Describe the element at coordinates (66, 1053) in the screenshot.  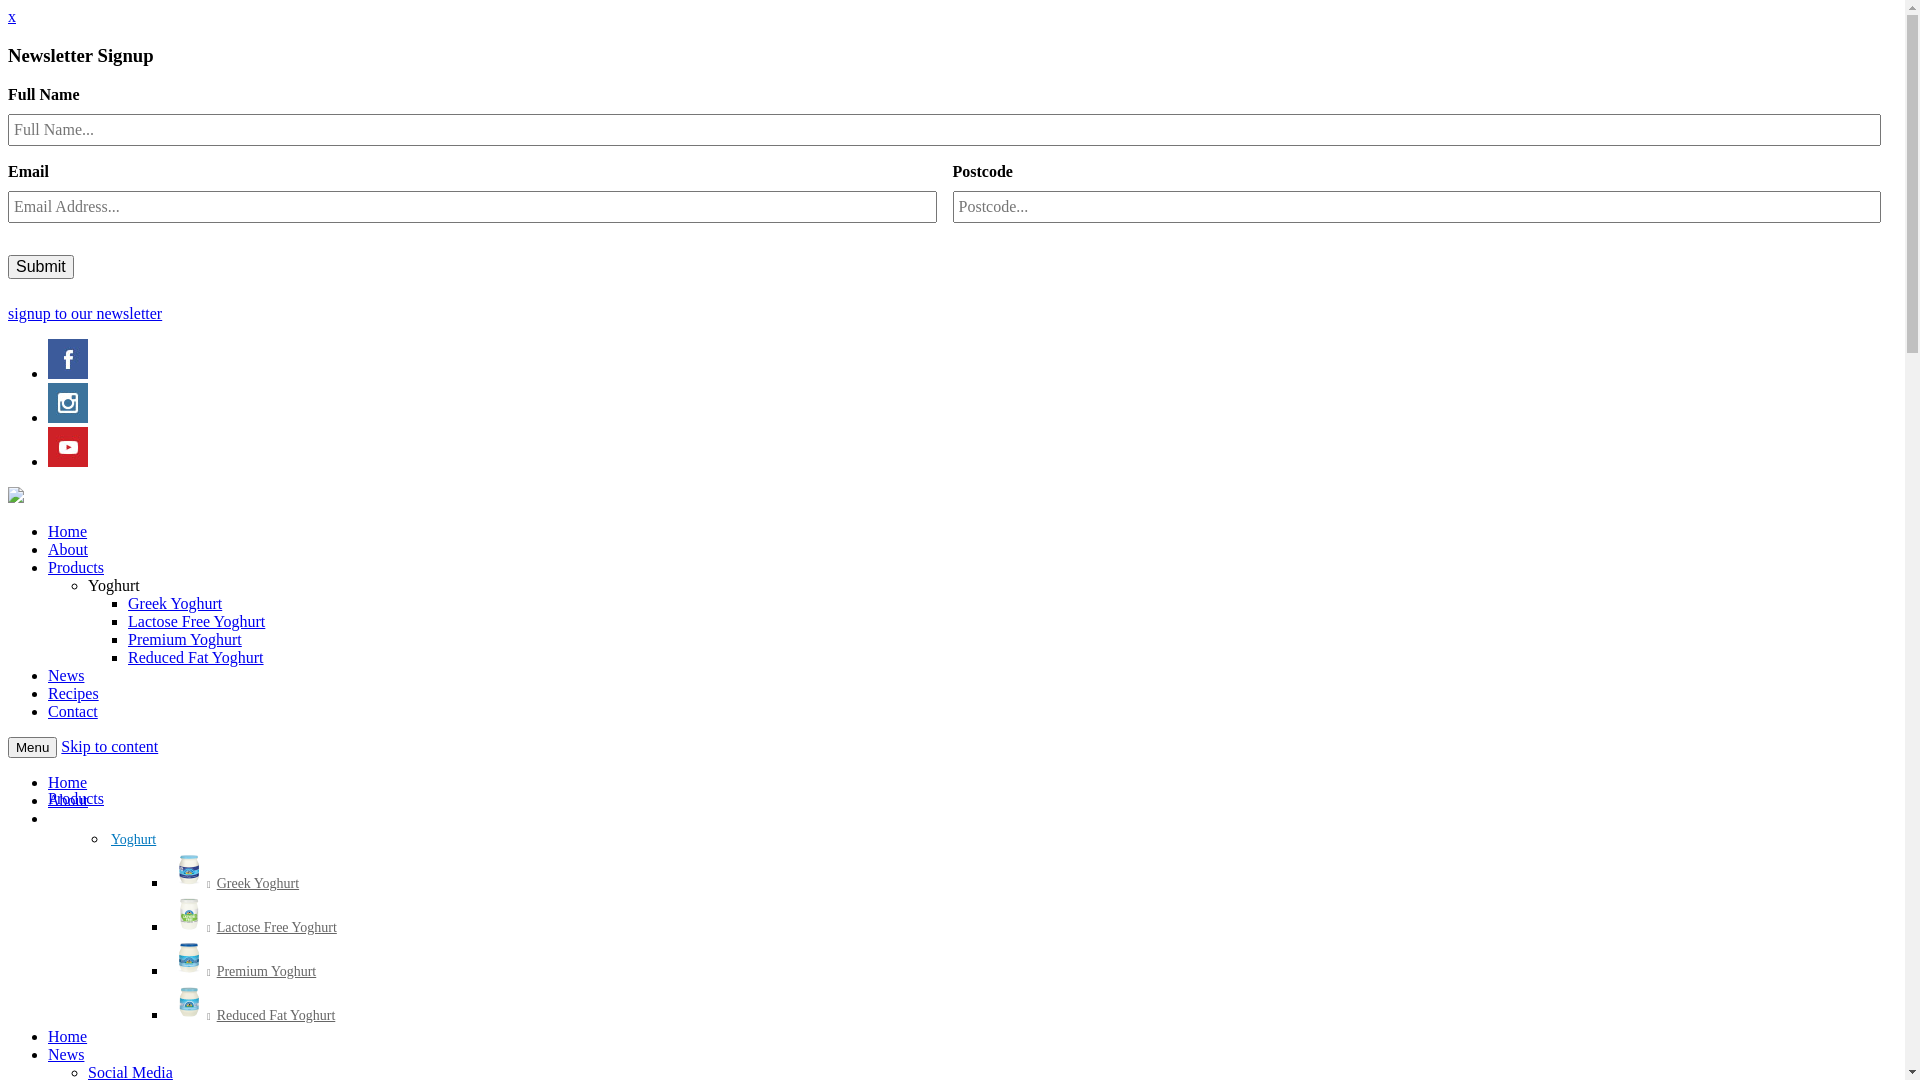
I see `'News'` at that location.